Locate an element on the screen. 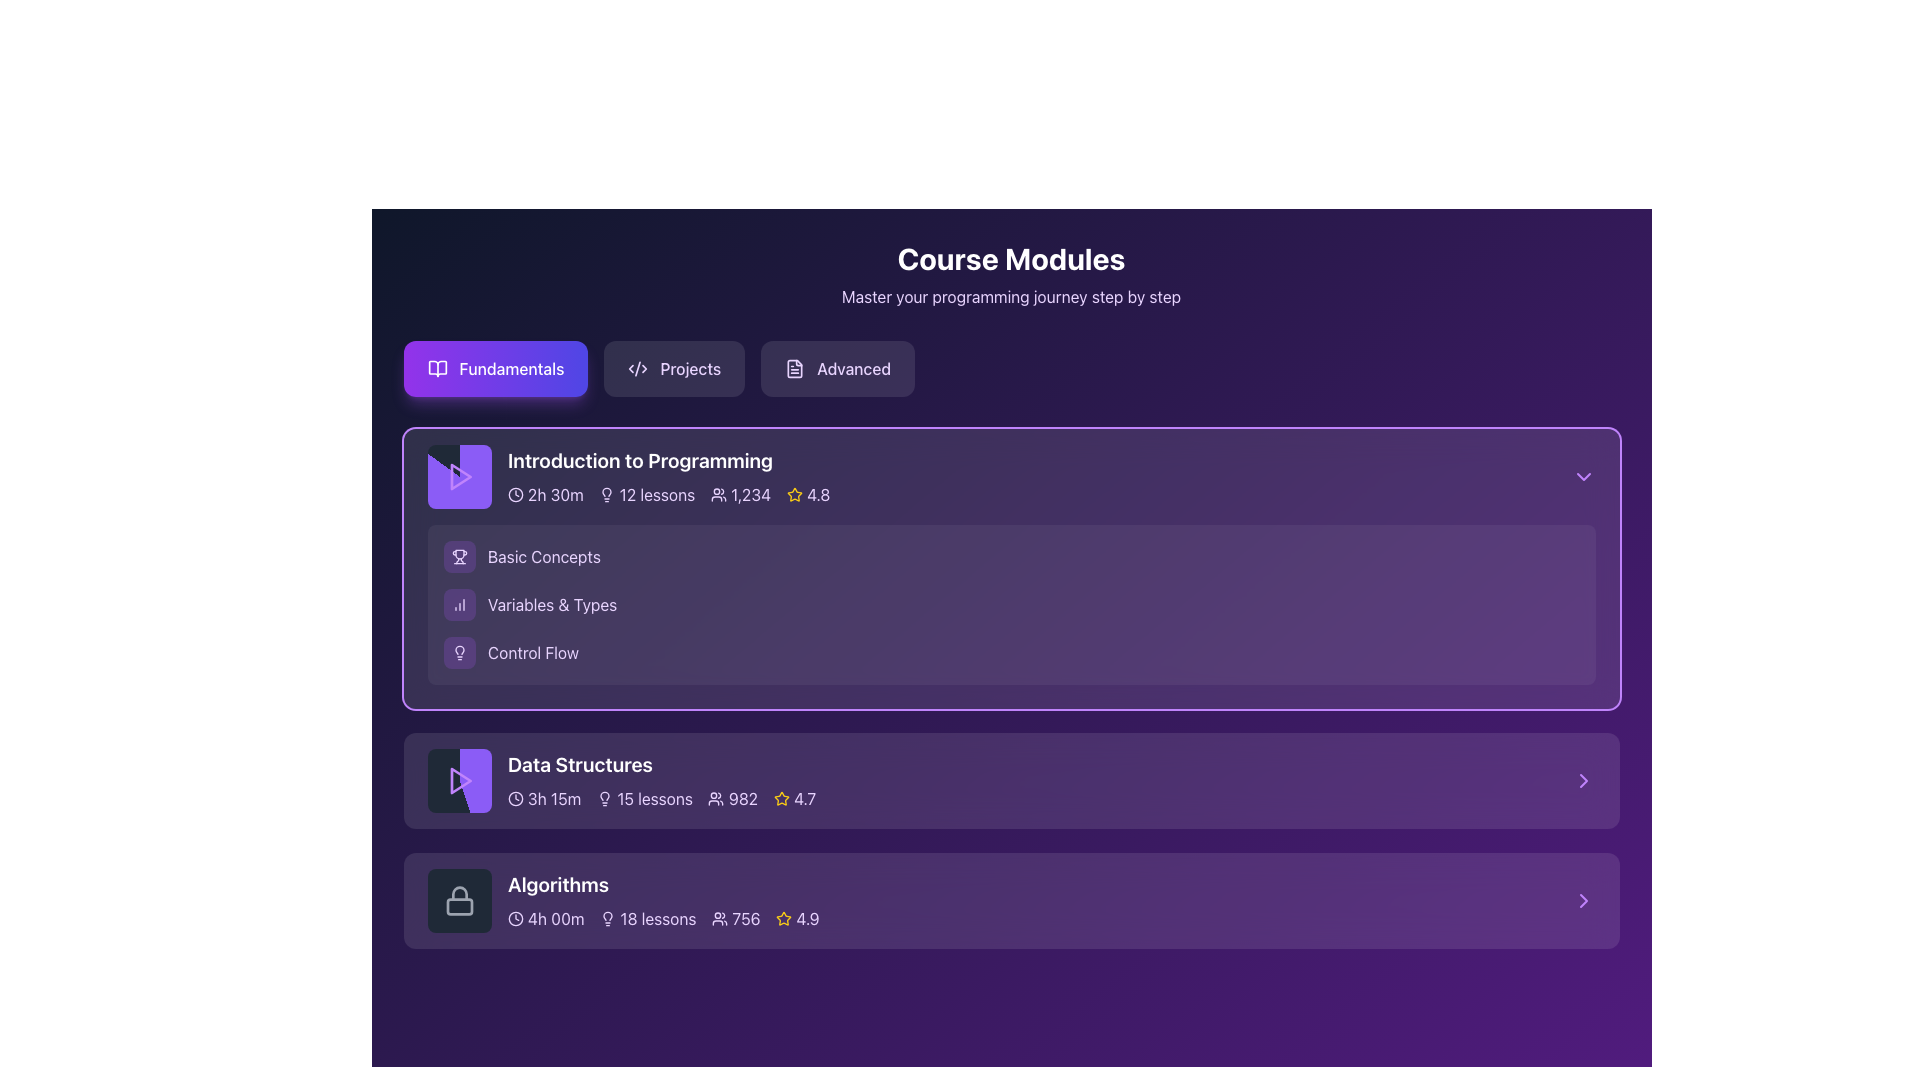 This screenshot has width=1920, height=1080. the circular button with a gradient purple background and a play icon, located to the left of the 'Introduction to Programming' text, to trigger potential animation or tooltip is located at coordinates (458, 477).